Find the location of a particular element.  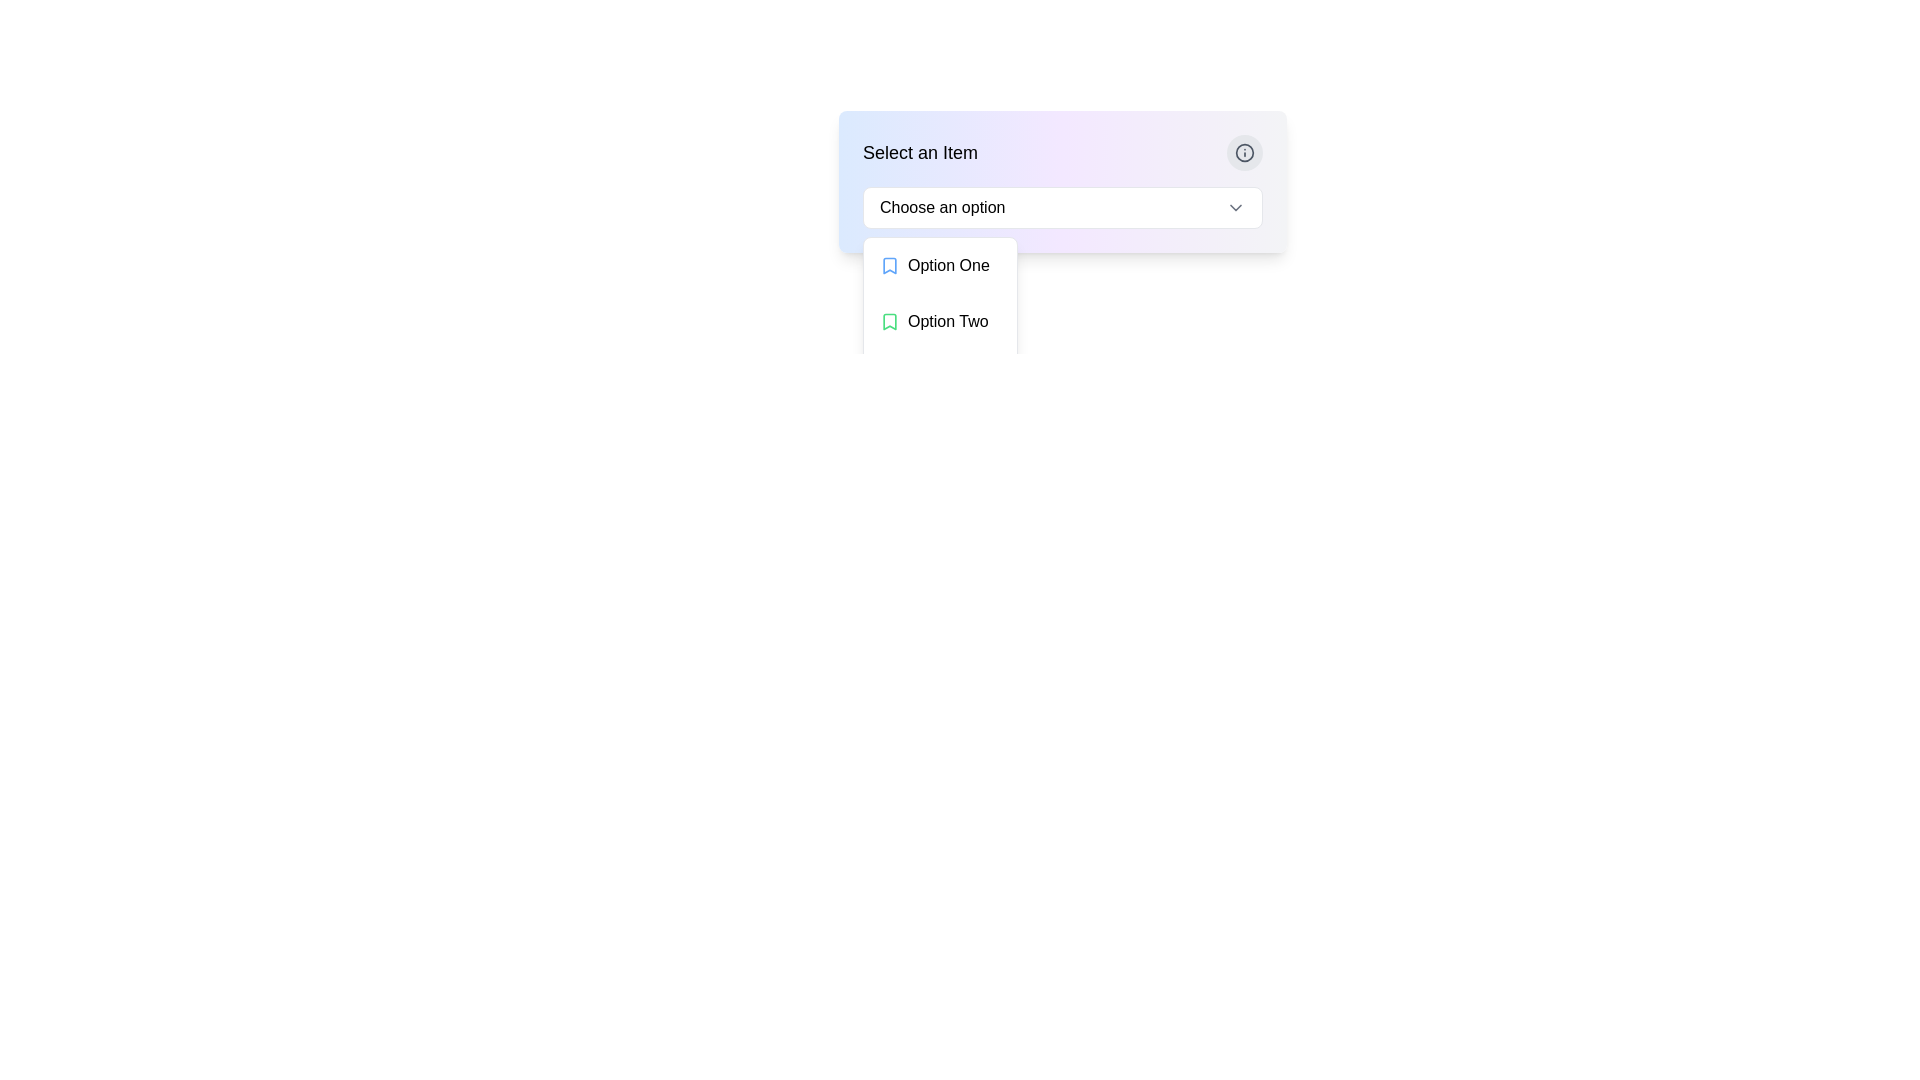

the blue bookmark icon located to the left of the text 'Option One' in the dropdown menu is located at coordinates (888, 265).